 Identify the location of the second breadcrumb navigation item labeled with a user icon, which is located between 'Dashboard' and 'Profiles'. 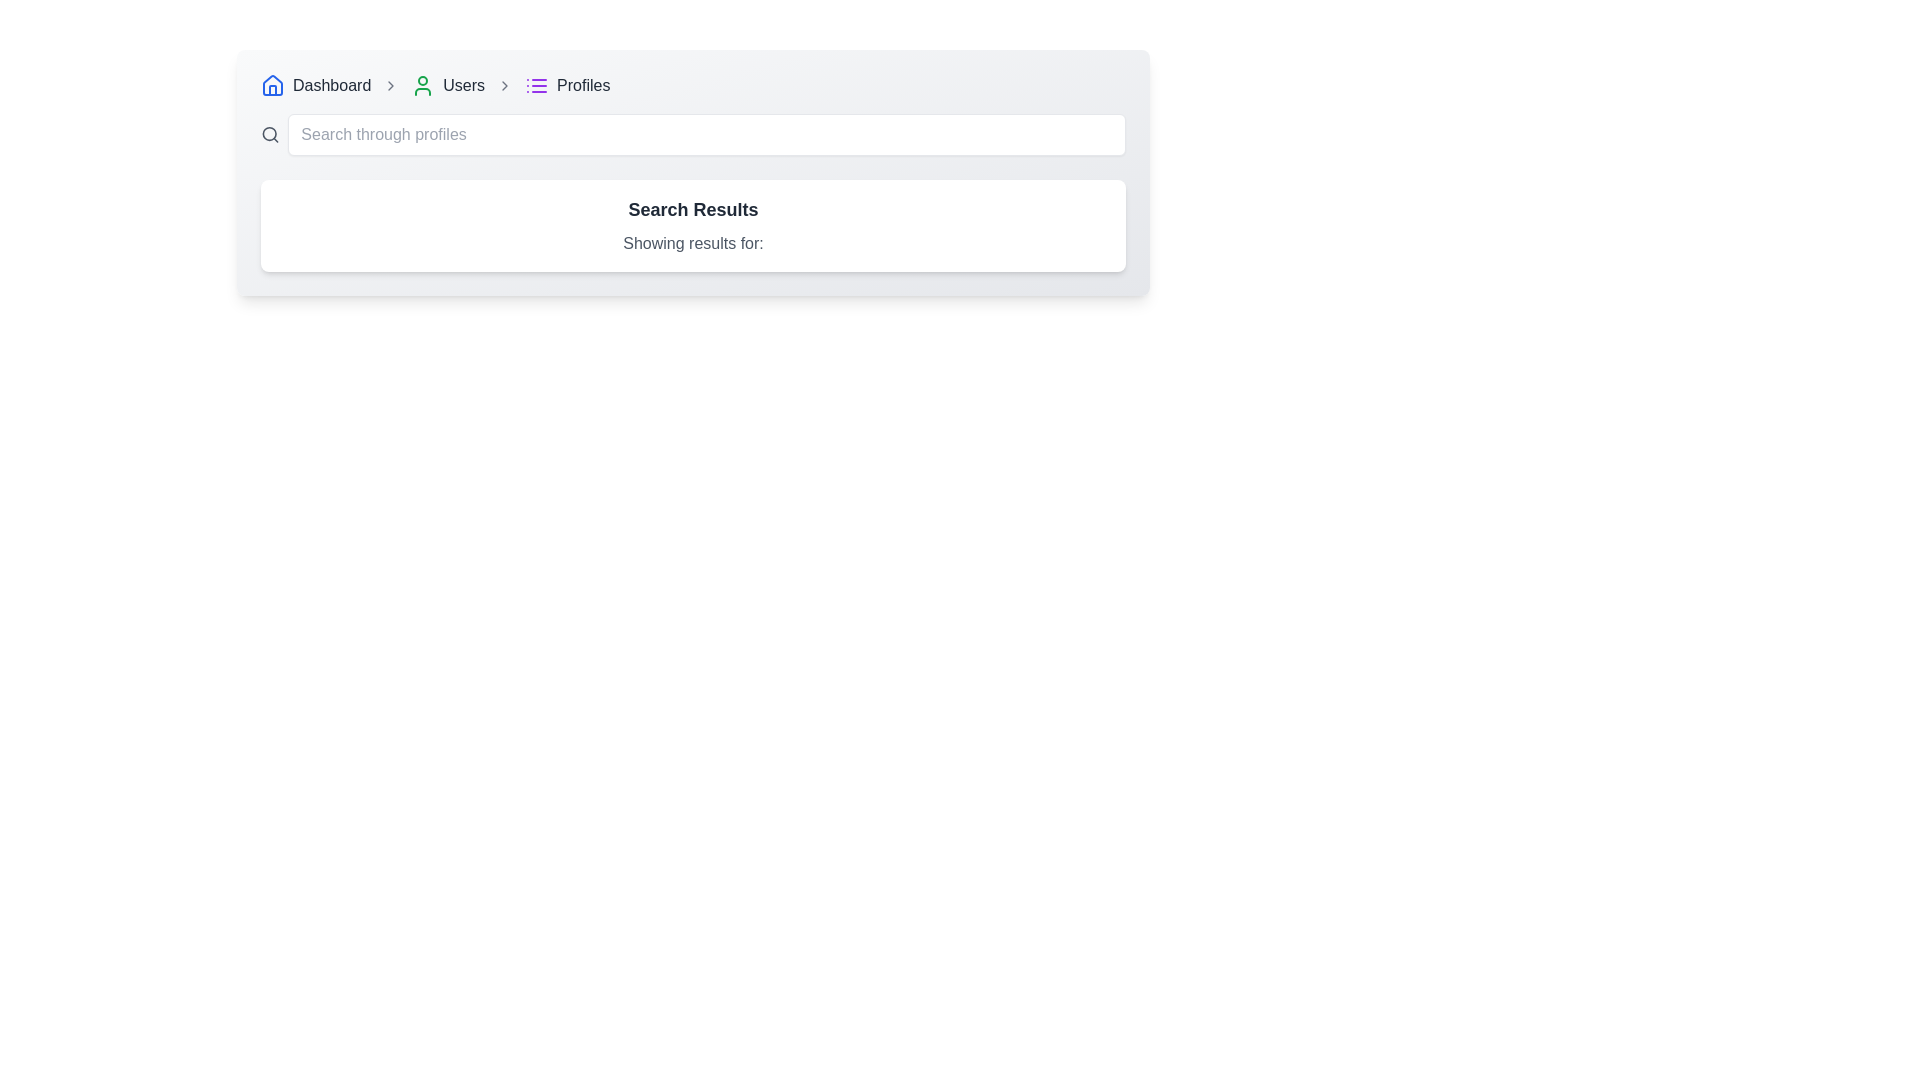
(447, 84).